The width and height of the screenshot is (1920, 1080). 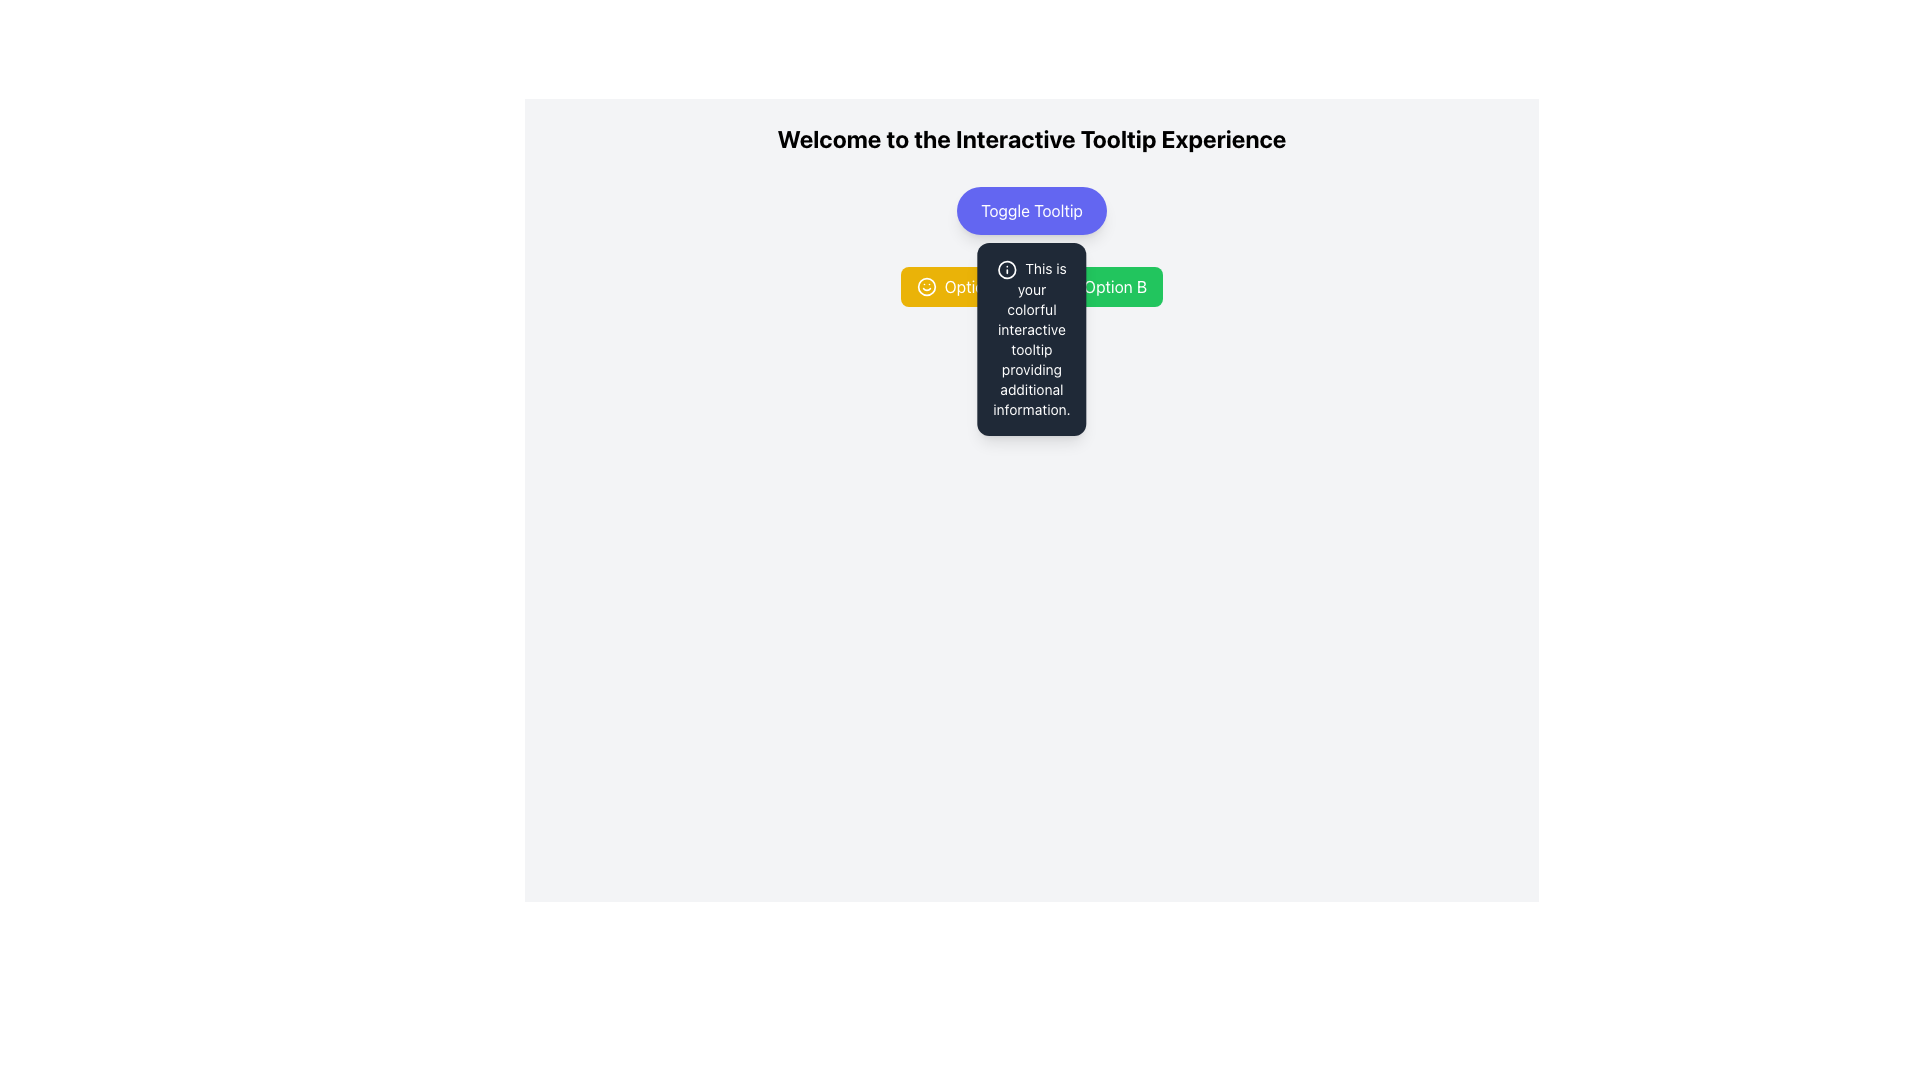 I want to click on the prominent title text that reads 'Welcome to the Interactive Tooltip Experience', which is styled in bold, black and positioned at the top of the interface, so click(x=1032, y=137).